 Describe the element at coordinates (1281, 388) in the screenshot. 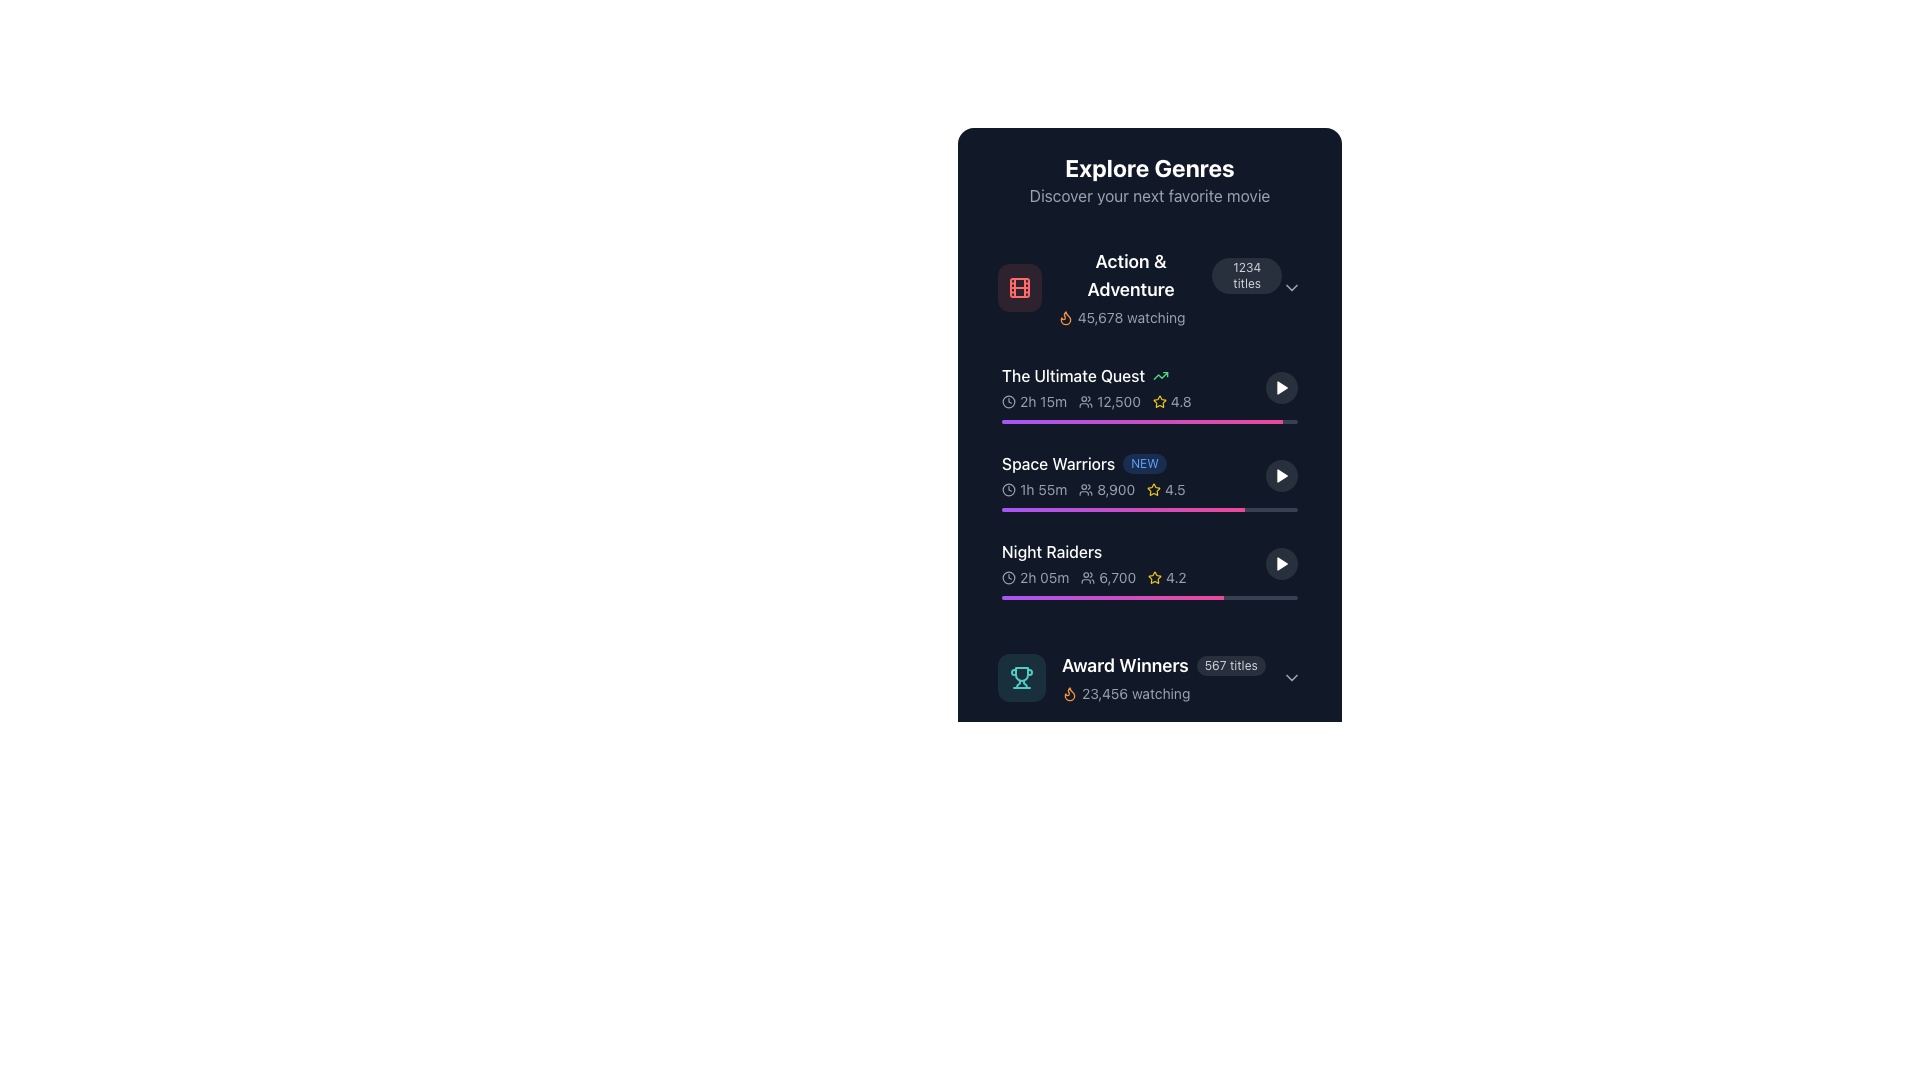

I see `the small circular button with a white arrow (play symbol) located to the right of 'The Ultimate Quest'` at that location.